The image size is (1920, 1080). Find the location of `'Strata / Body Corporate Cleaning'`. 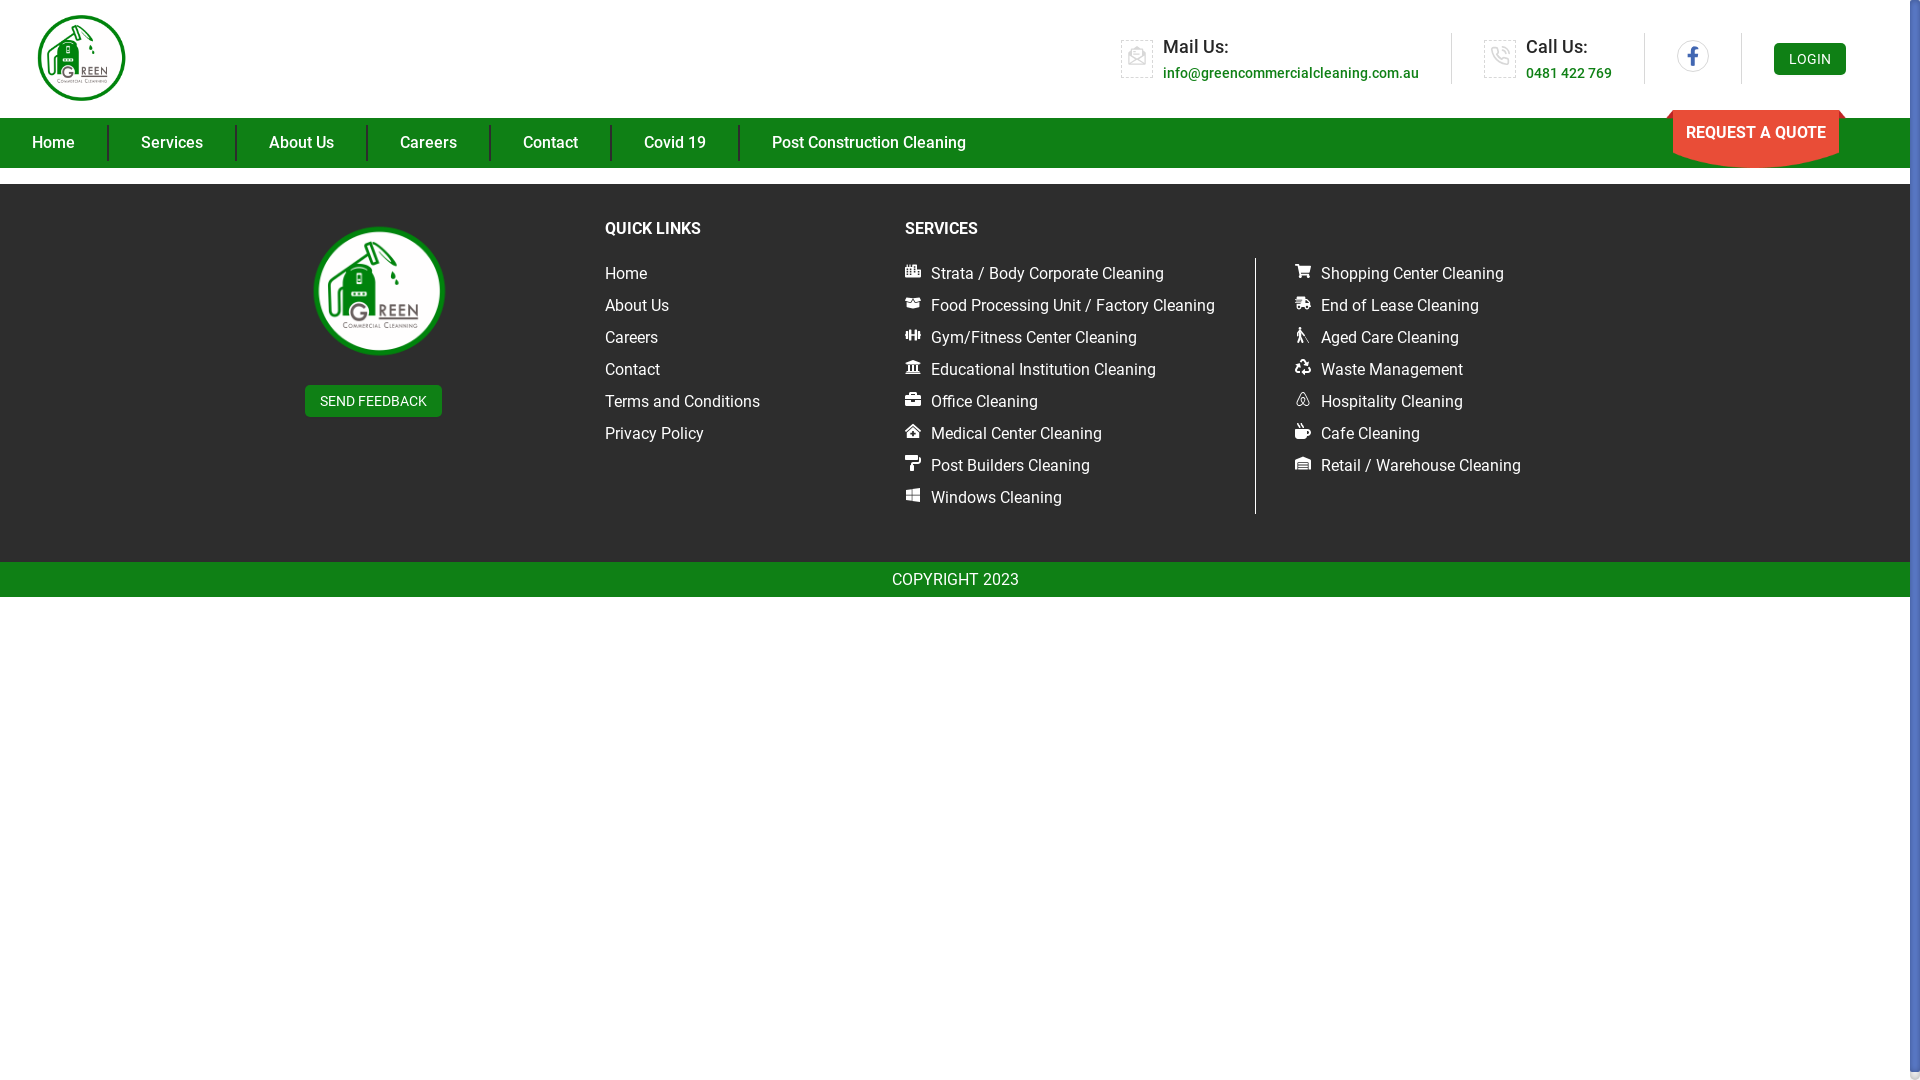

'Strata / Body Corporate Cleaning' is located at coordinates (1034, 273).